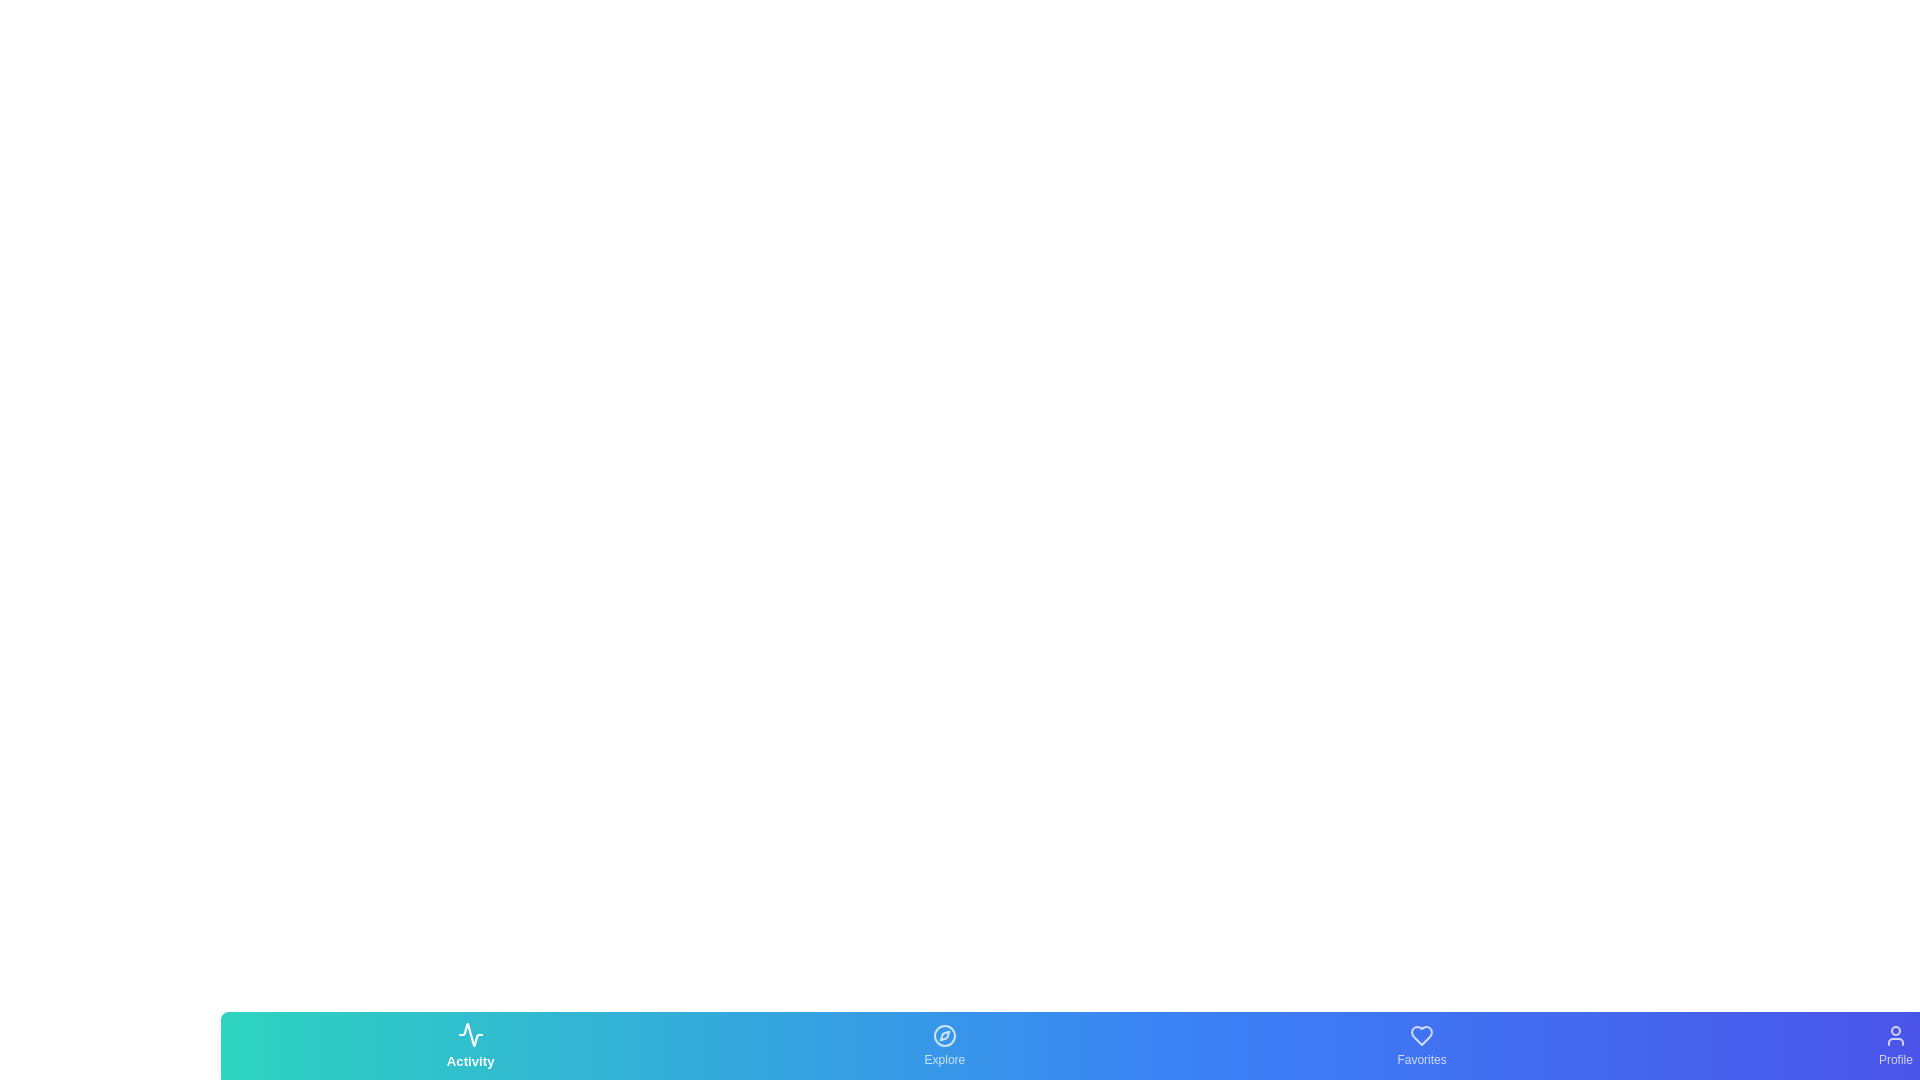 Image resolution: width=1920 pixels, height=1080 pixels. Describe the element at coordinates (469, 1044) in the screenshot. I see `the Activity tab by clicking on its corresponding button` at that location.